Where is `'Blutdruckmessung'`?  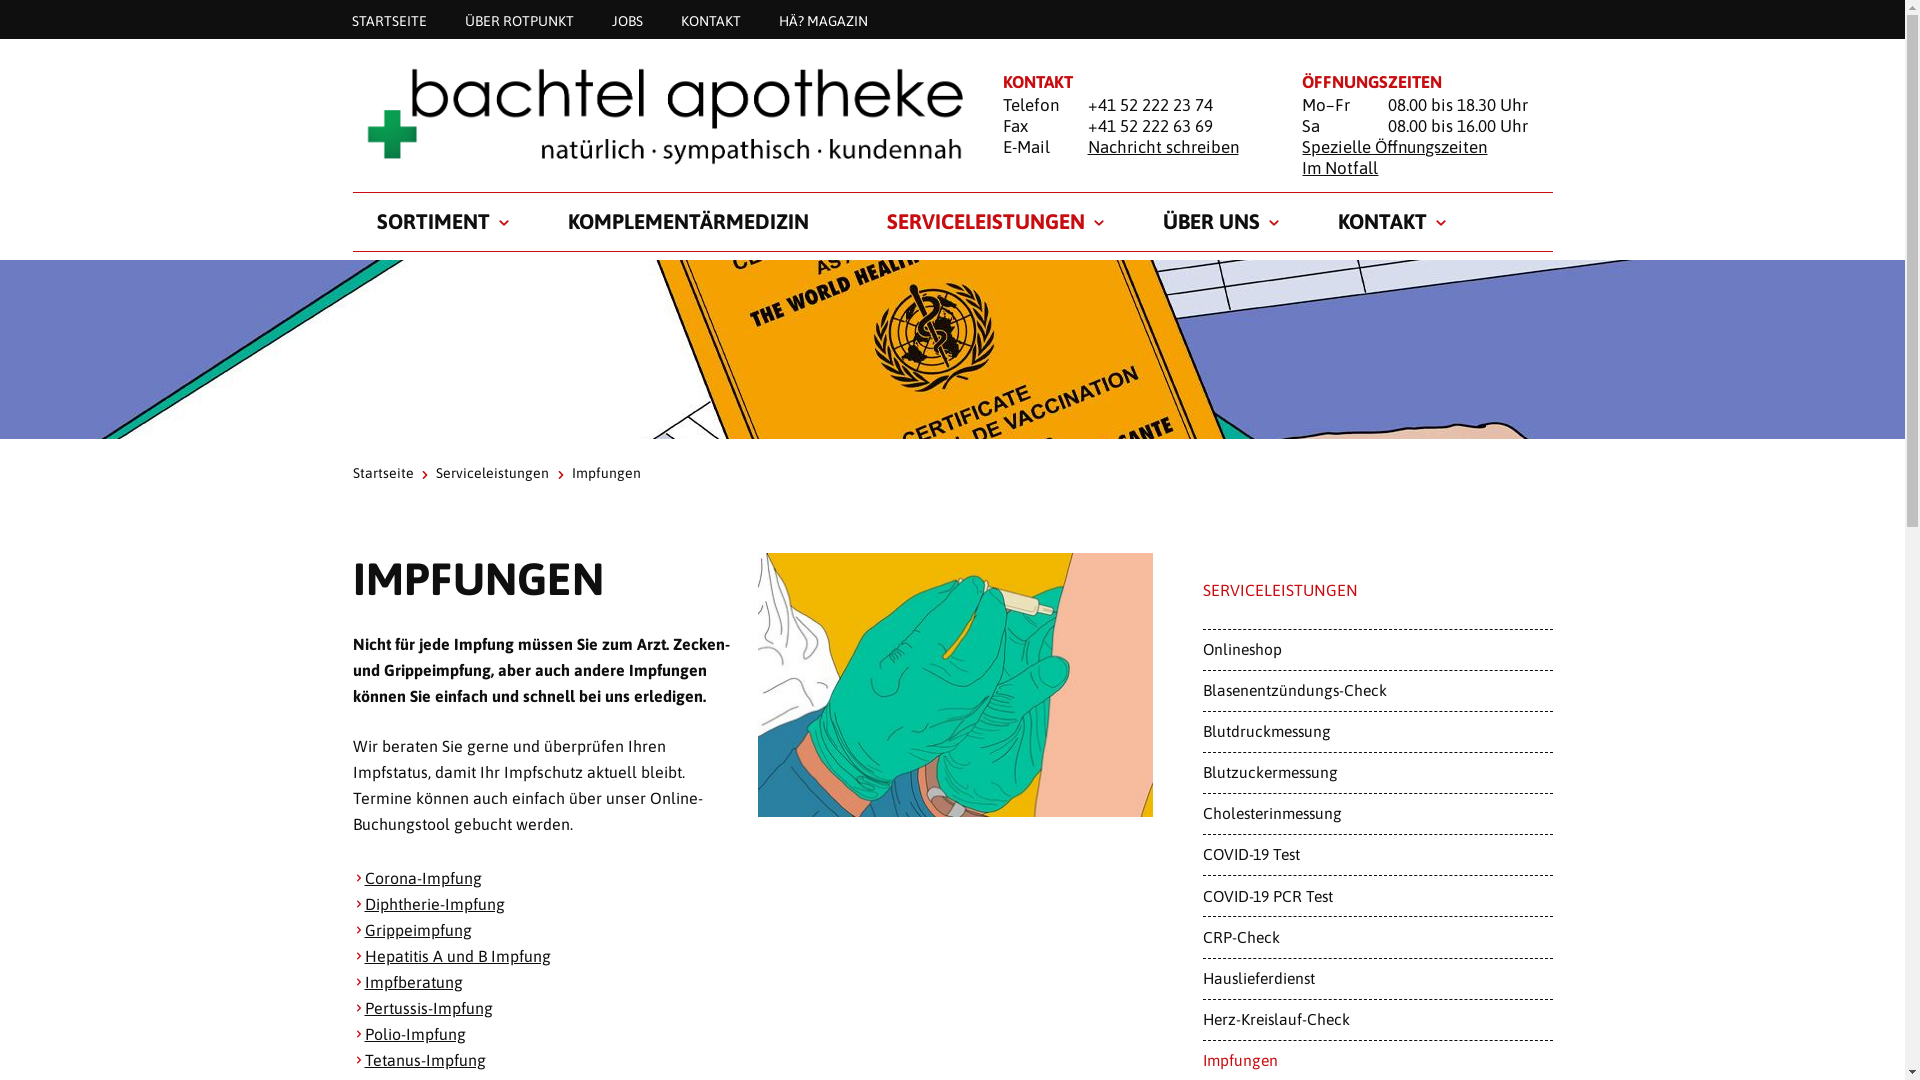
'Blutdruckmessung' is located at coordinates (1376, 732).